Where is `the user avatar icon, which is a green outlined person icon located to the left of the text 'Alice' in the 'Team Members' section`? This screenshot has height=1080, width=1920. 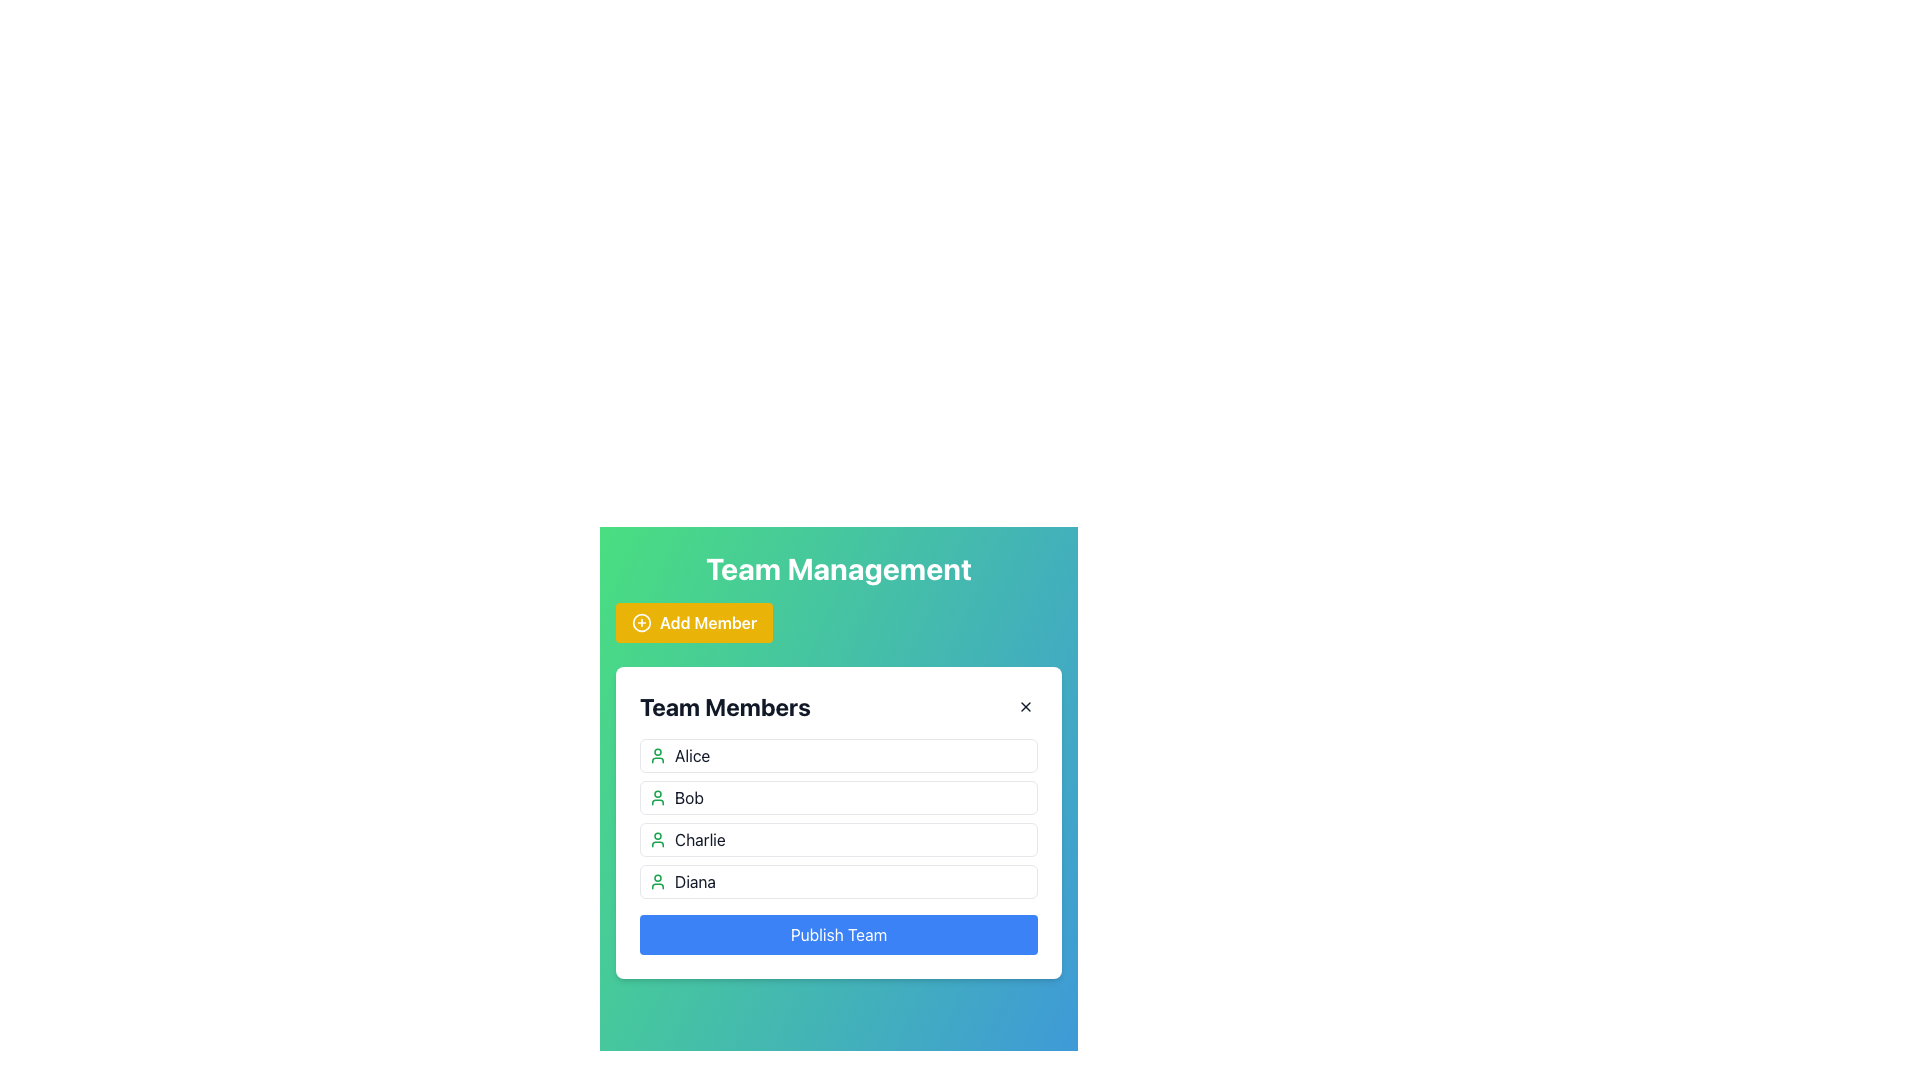
the user avatar icon, which is a green outlined person icon located to the left of the text 'Alice' in the 'Team Members' section is located at coordinates (657, 756).